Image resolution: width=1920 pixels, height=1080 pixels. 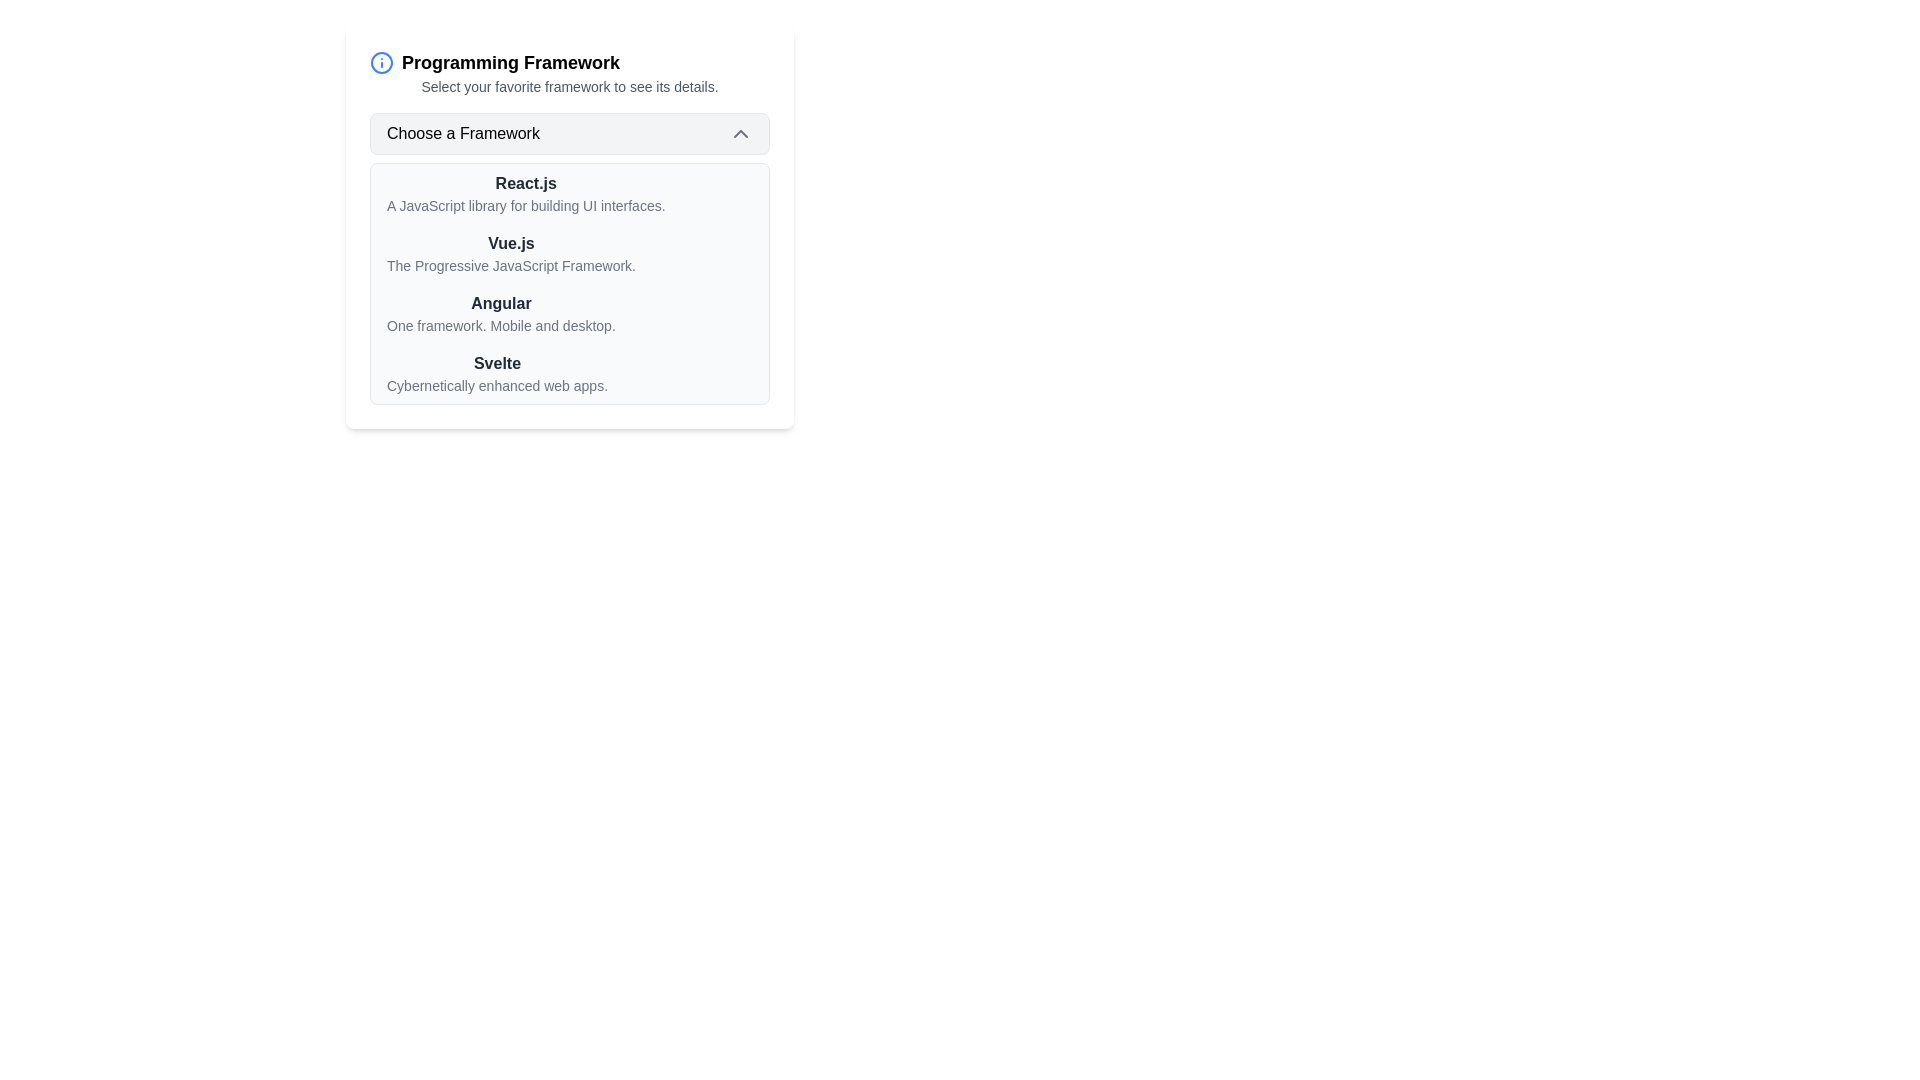 What do you see at coordinates (497, 374) in the screenshot?
I see `textual element titled 'Svelte' which is the fourth item in the 'Choose a Framework' section, displaying 'Cybernetically enhanced web apps.'` at bounding box center [497, 374].